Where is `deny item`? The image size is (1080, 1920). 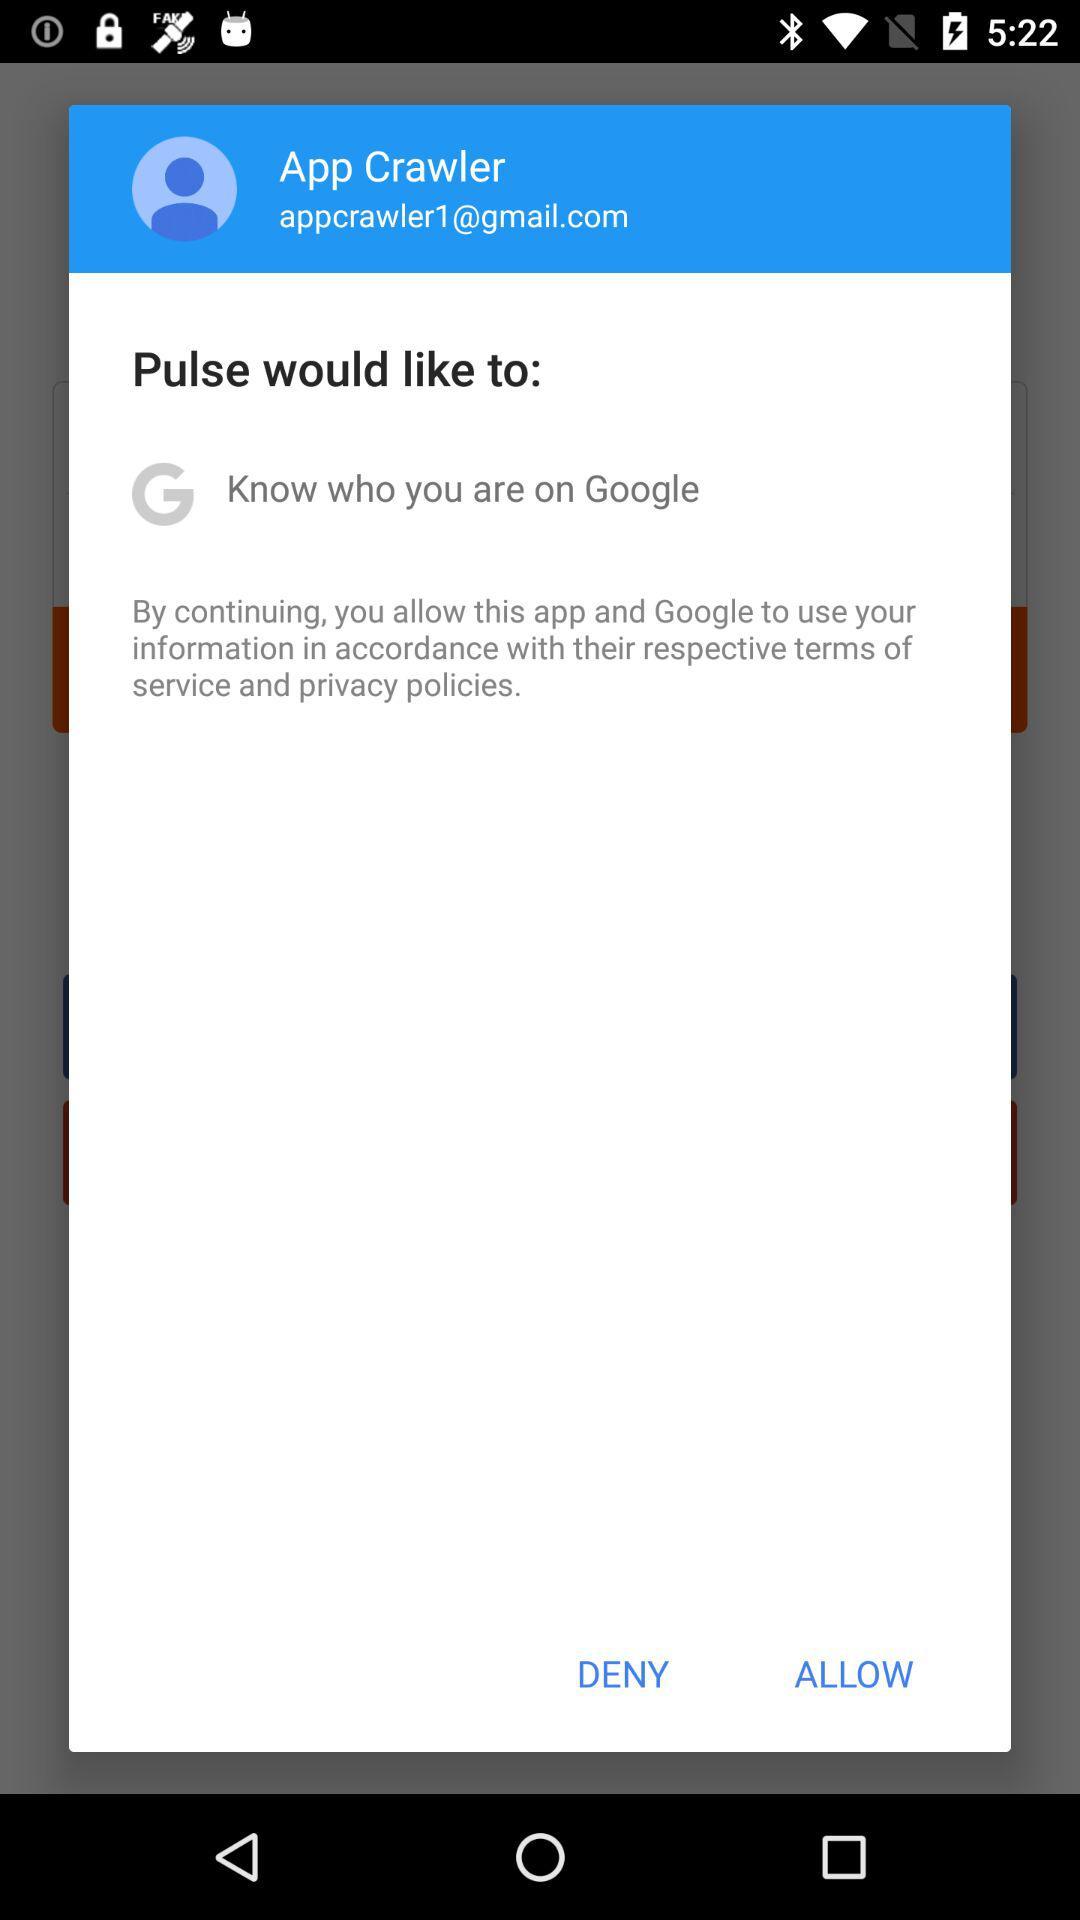
deny item is located at coordinates (621, 1673).